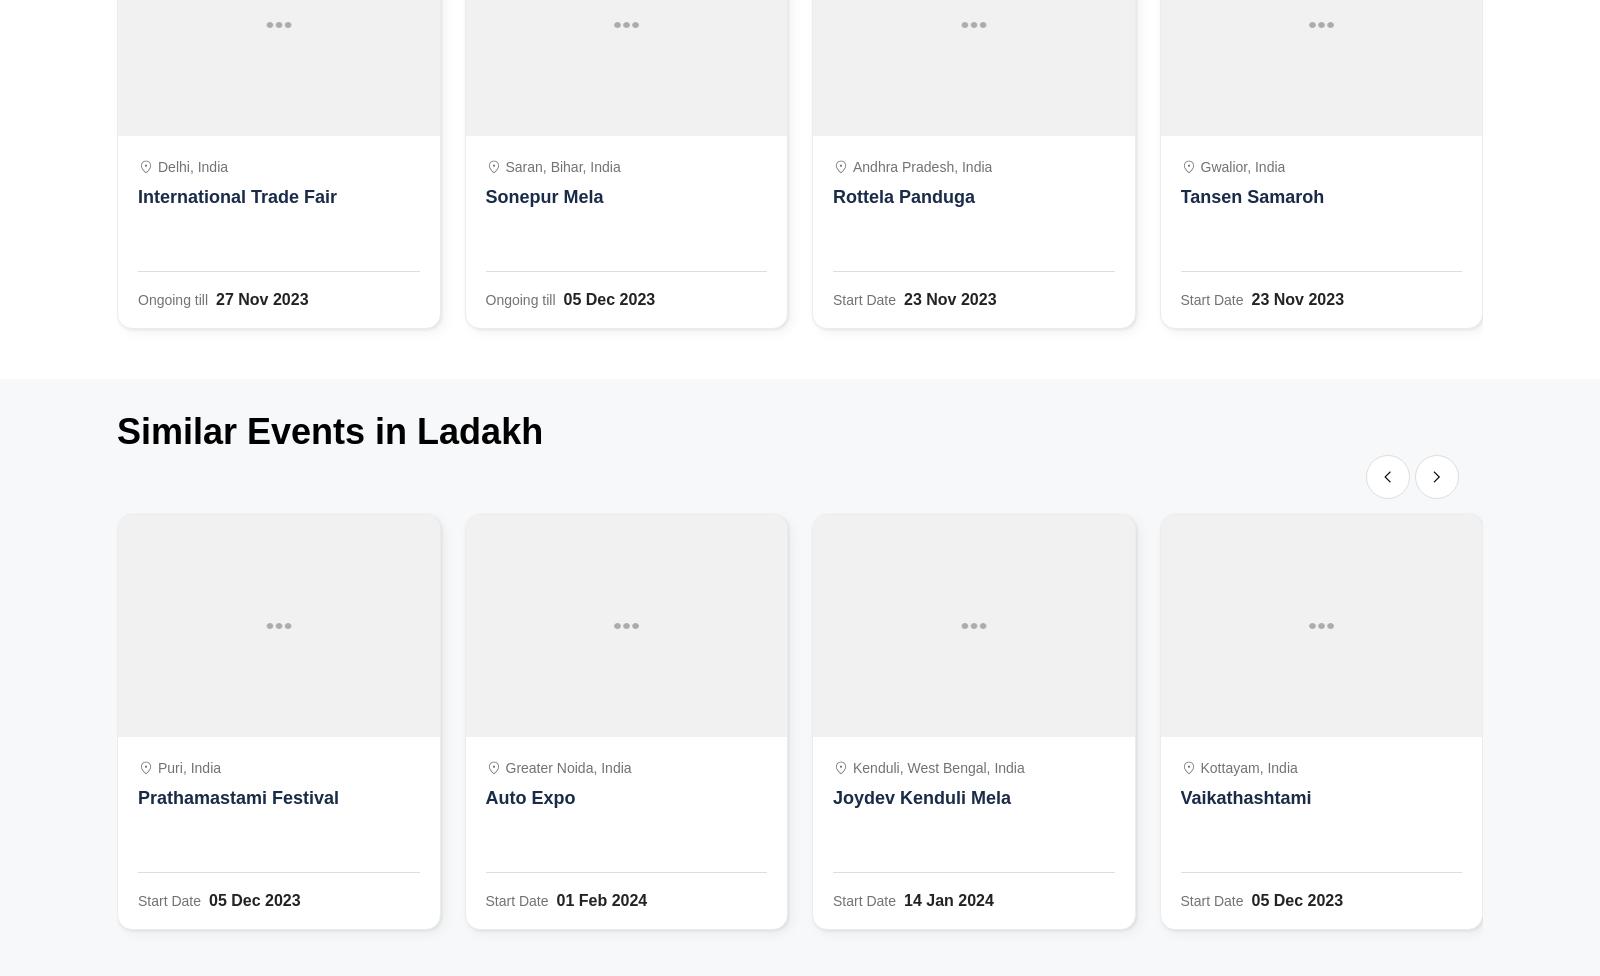  Describe the element at coordinates (1387, 475) in the screenshot. I see `'chevron_left'` at that location.